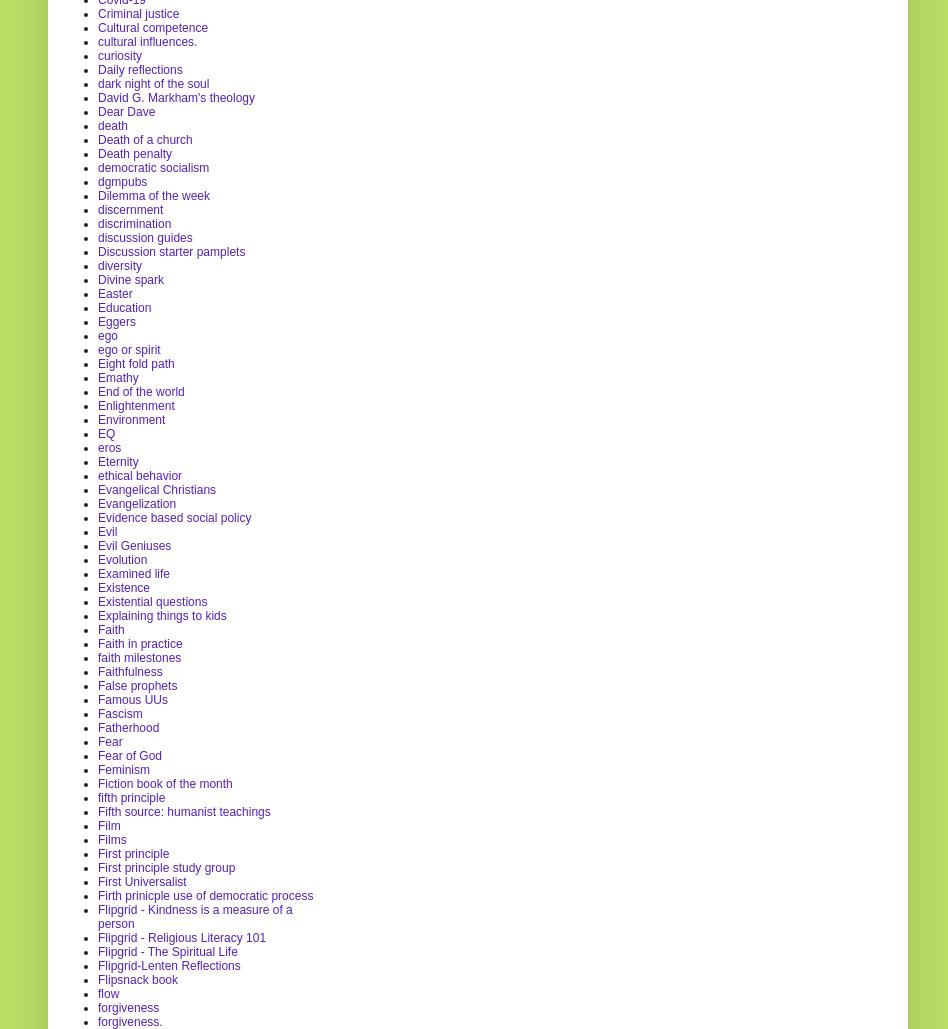  I want to click on 'Emathy', so click(118, 376).